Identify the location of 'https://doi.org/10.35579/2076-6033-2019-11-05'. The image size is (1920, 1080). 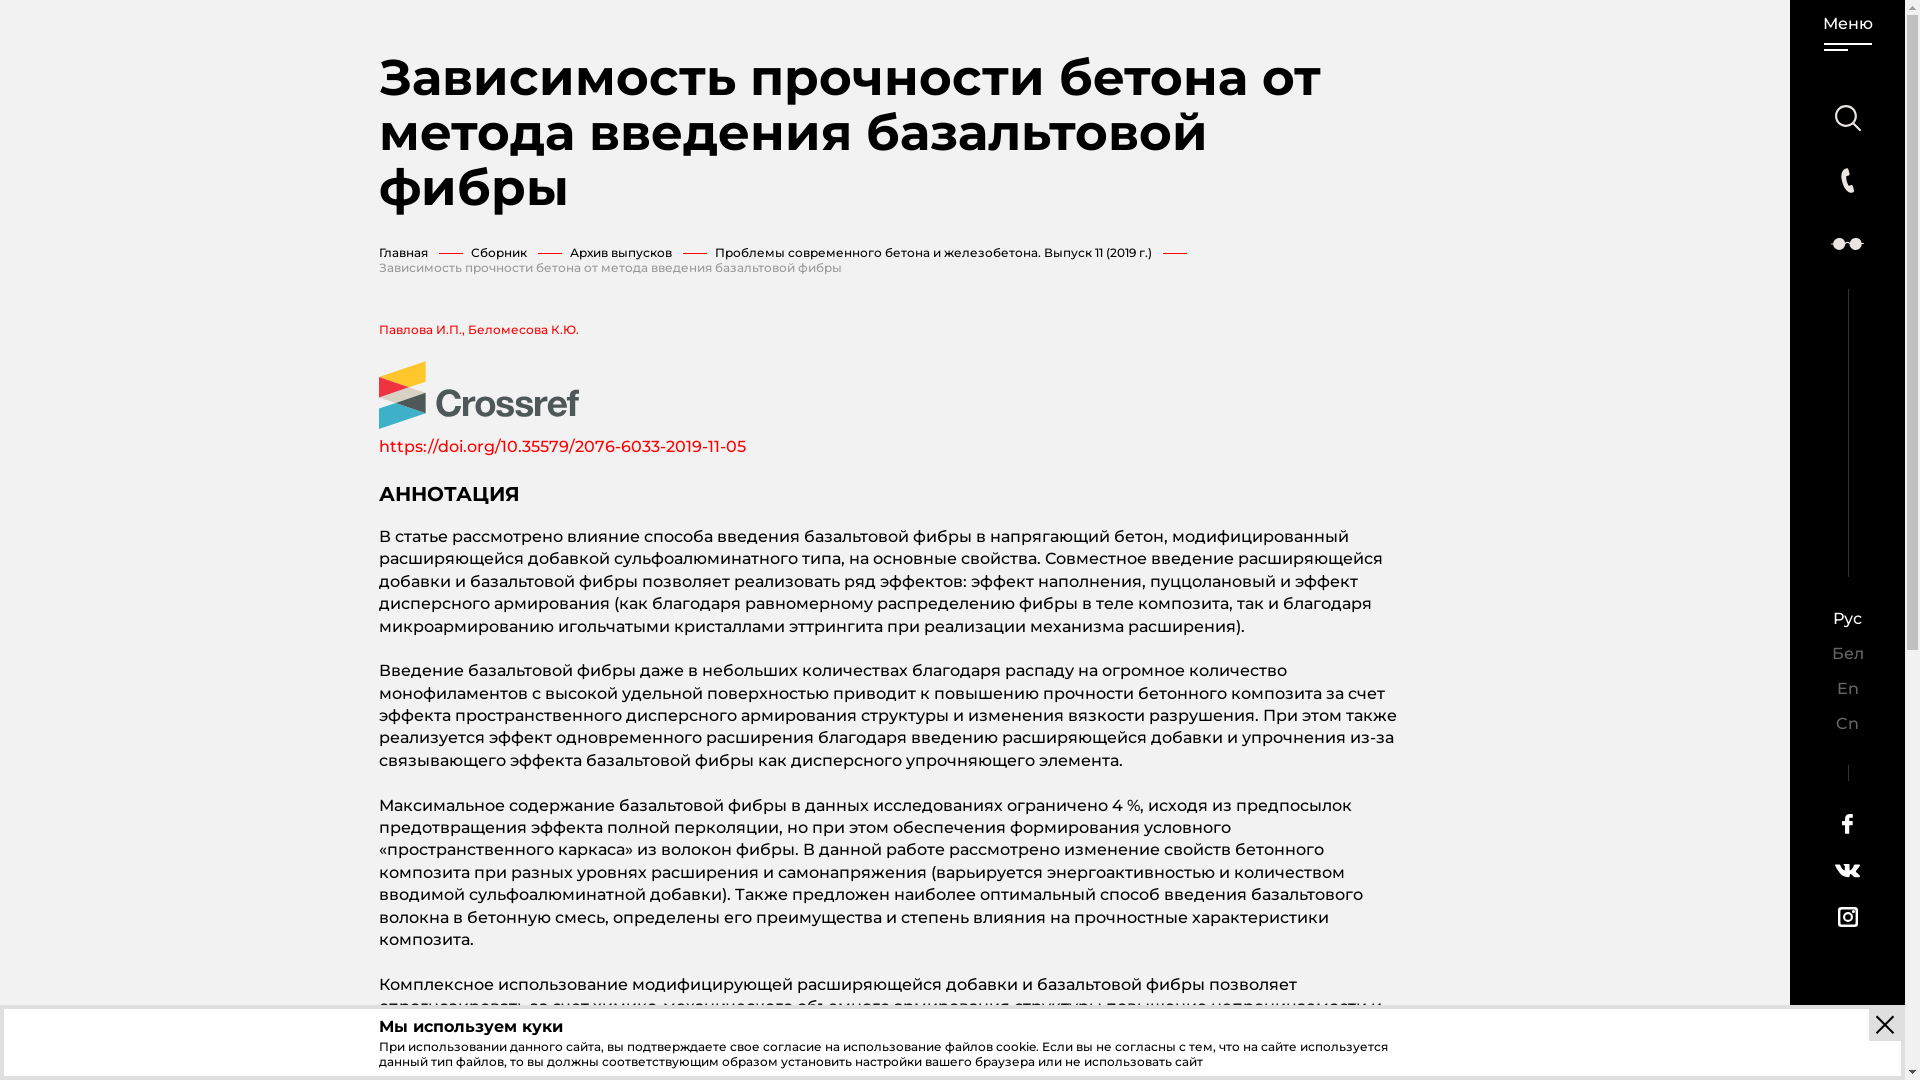
(560, 445).